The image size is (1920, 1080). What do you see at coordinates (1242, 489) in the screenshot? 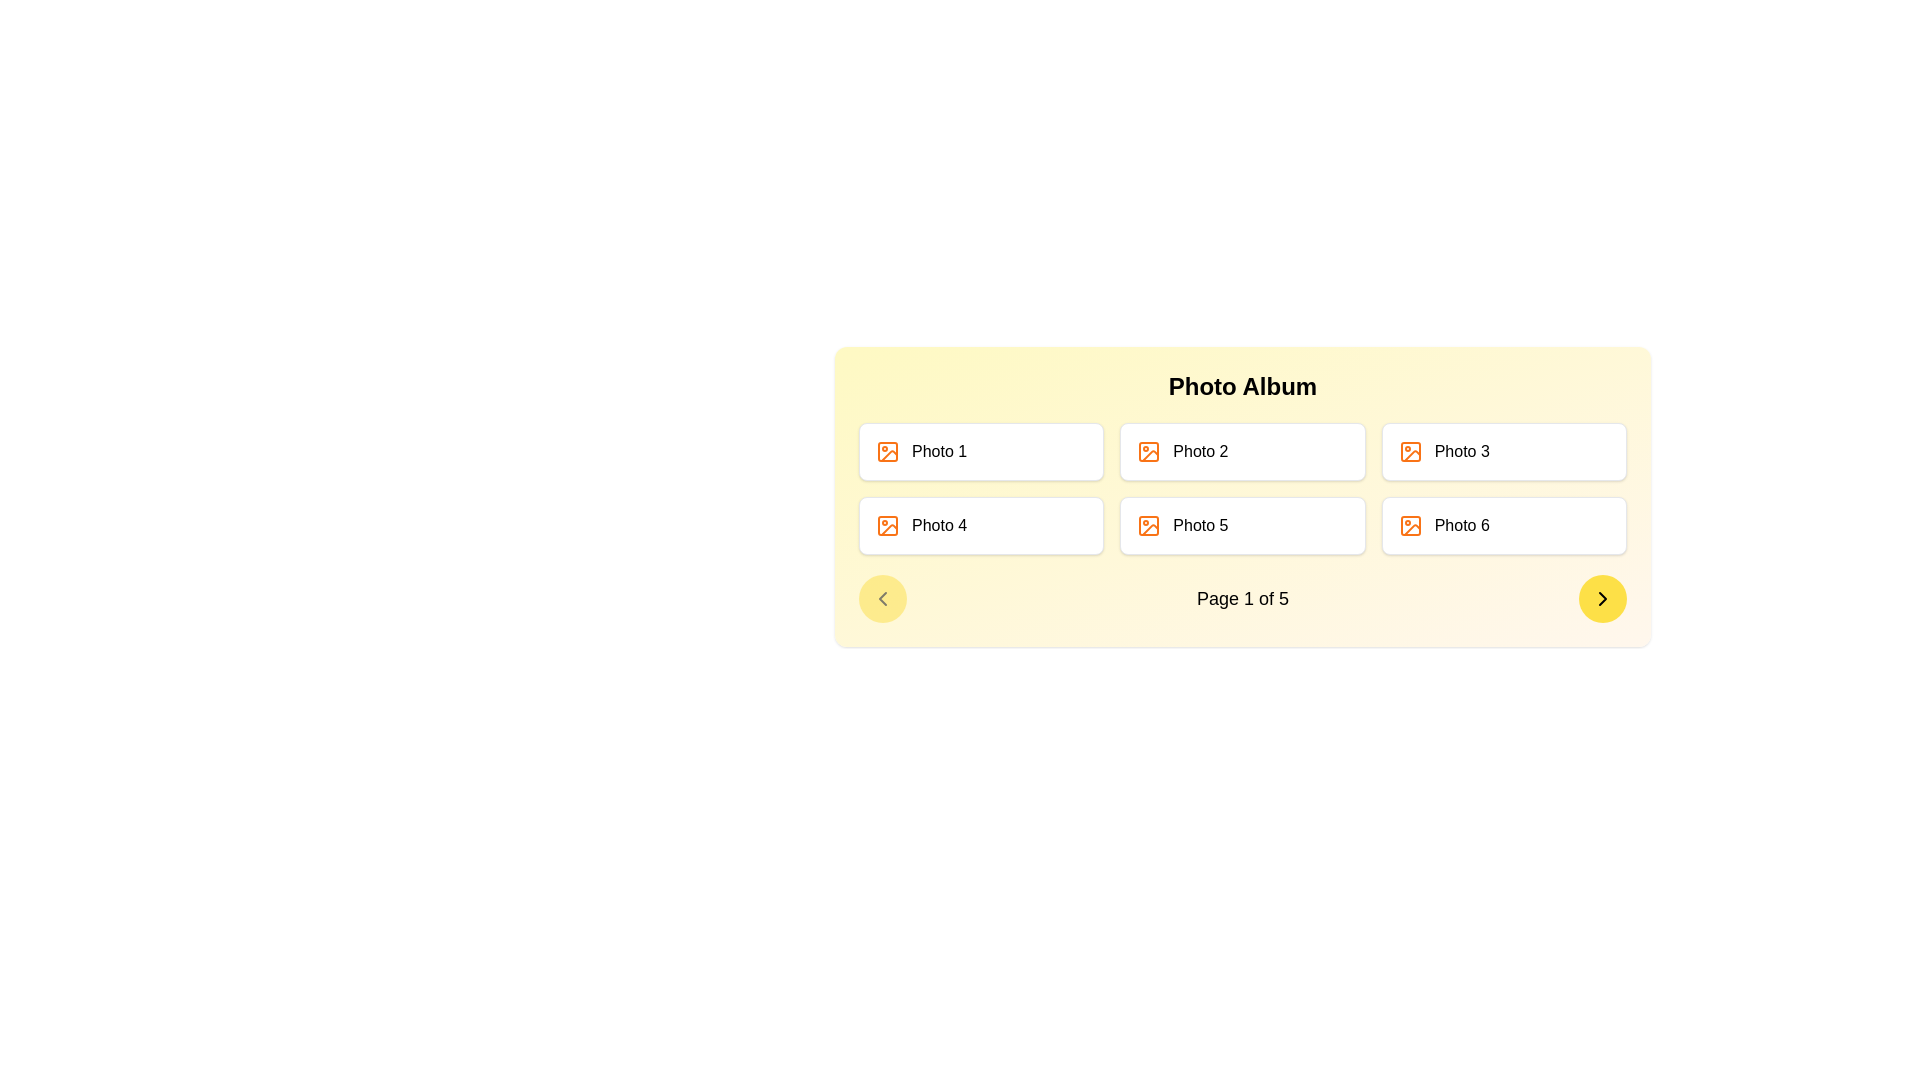
I see `a photo tile in the grid layout of the 'Photo Album'` at bounding box center [1242, 489].